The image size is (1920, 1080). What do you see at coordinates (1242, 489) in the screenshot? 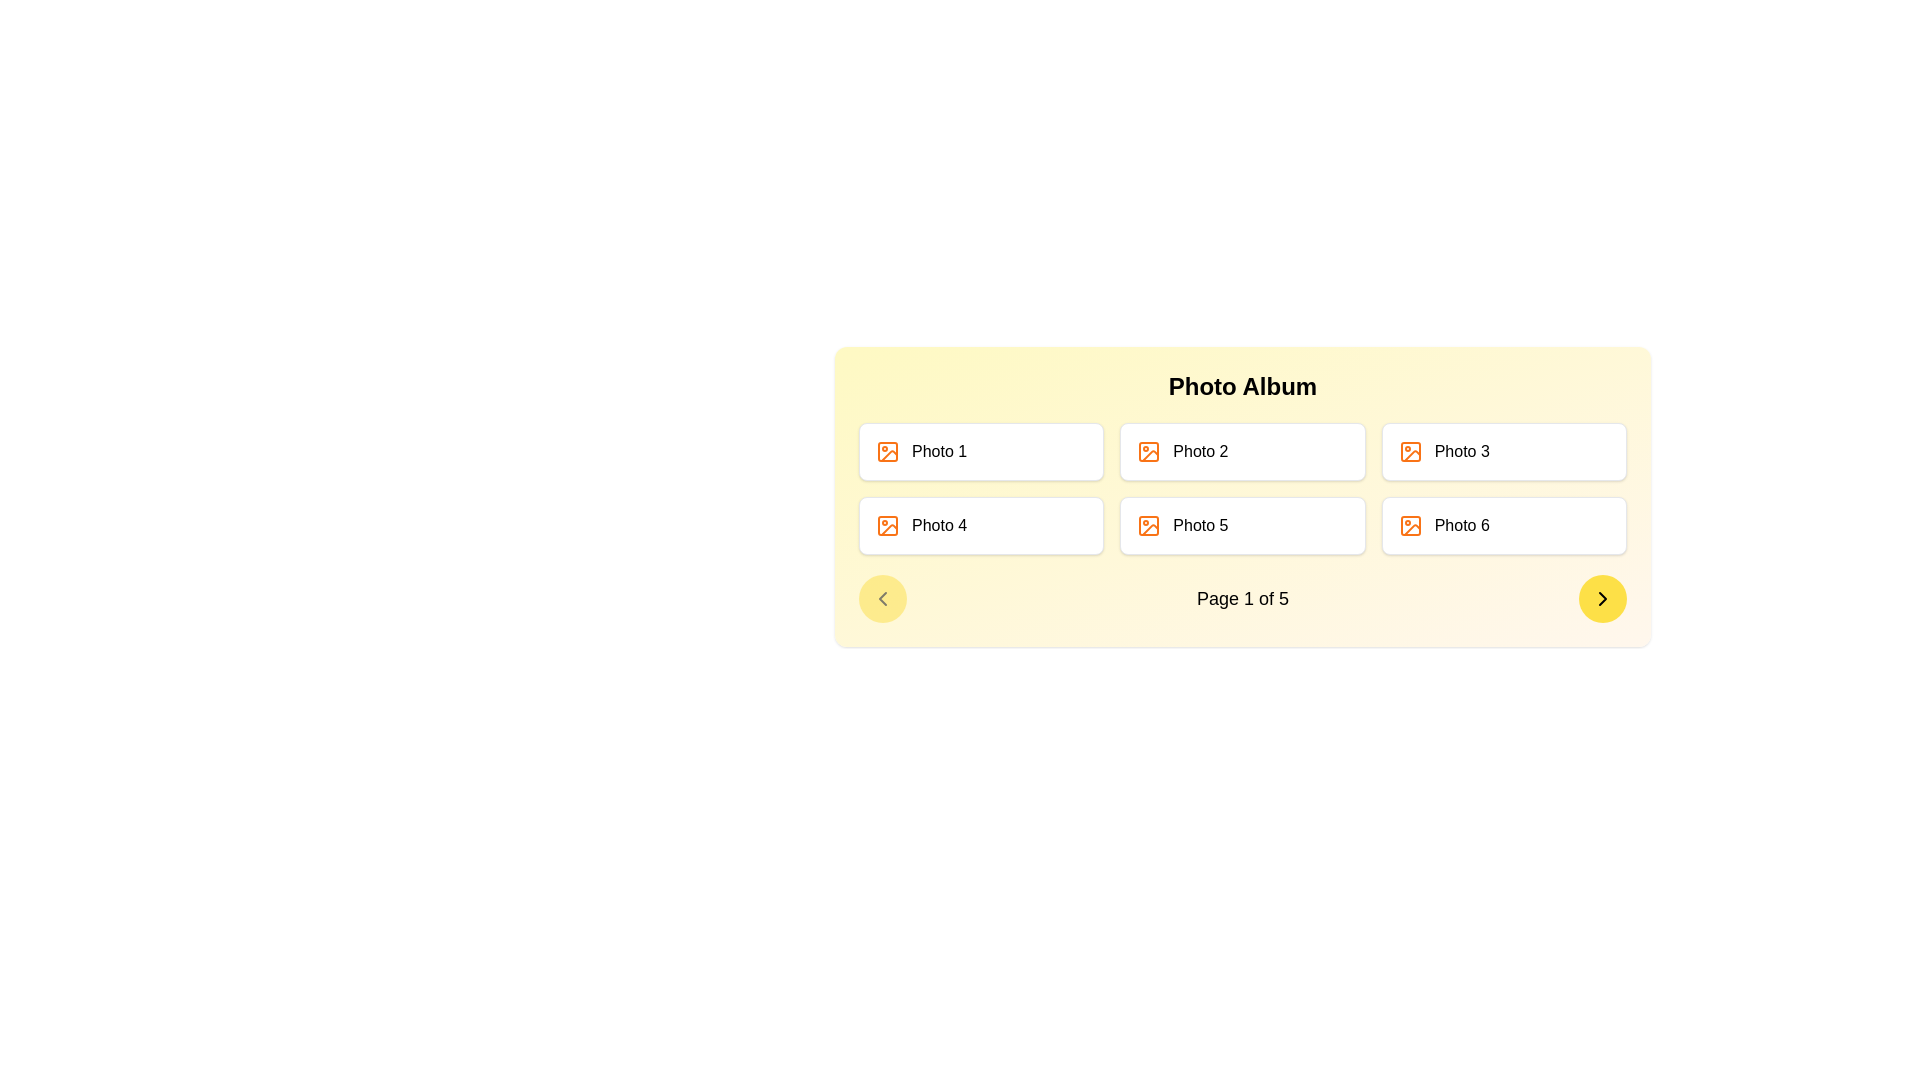
I see `a photo tile in the grid layout of the 'Photo Album'` at bounding box center [1242, 489].